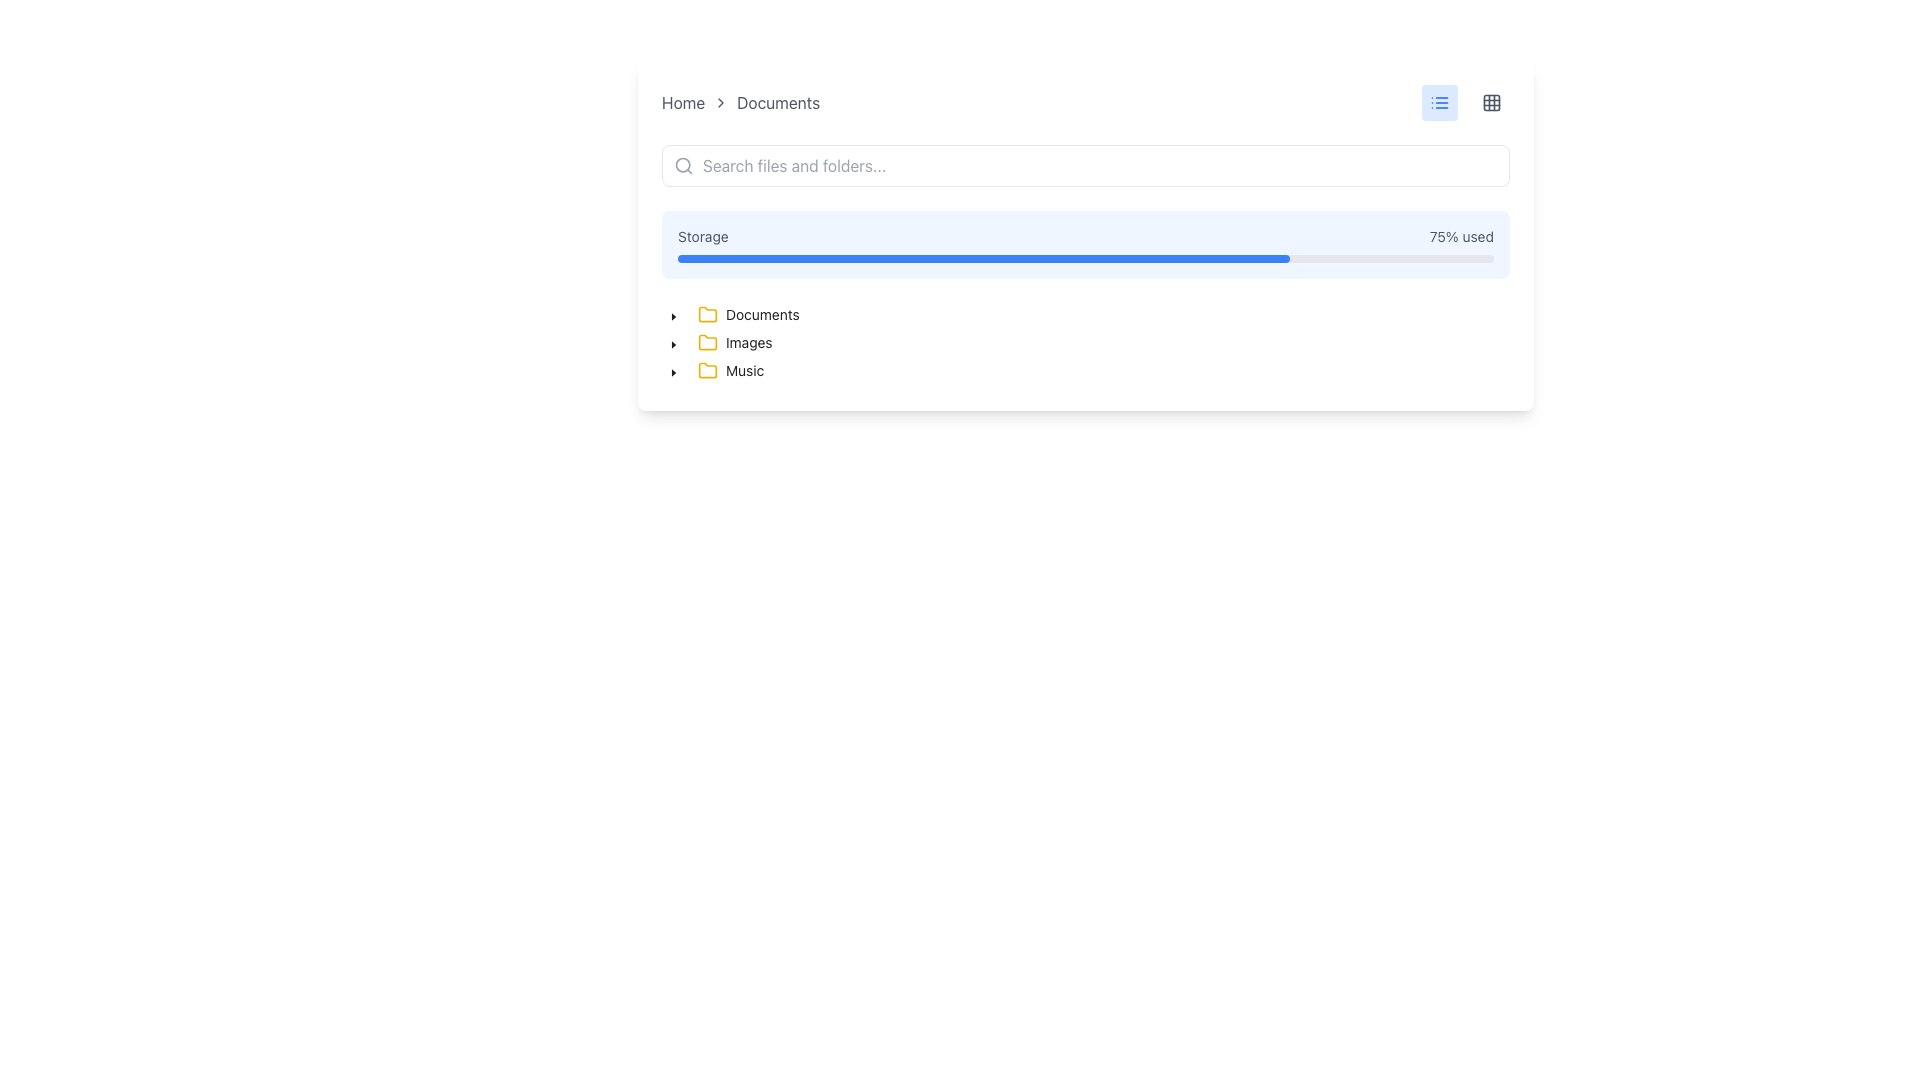  What do you see at coordinates (734, 342) in the screenshot?
I see `the 'Images' folder label in the directory tree view` at bounding box center [734, 342].